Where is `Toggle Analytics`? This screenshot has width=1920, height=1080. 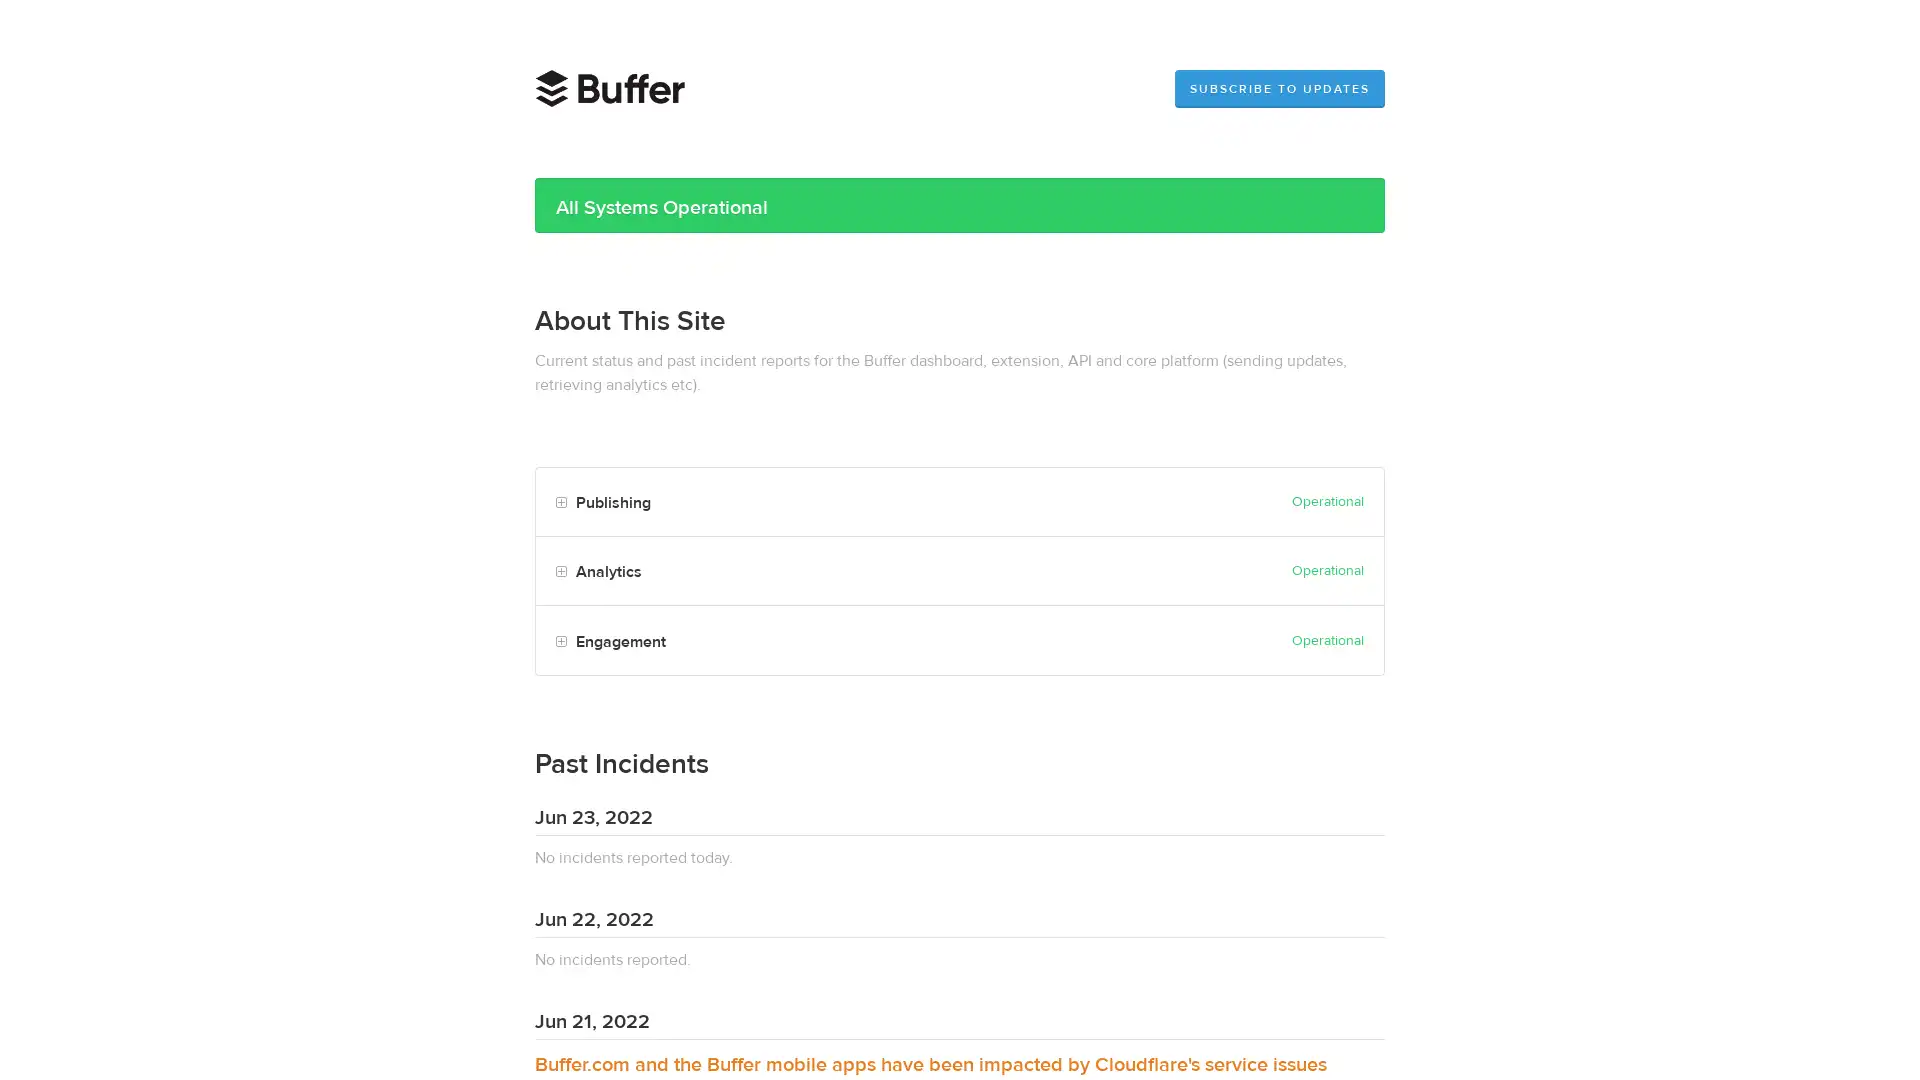
Toggle Analytics is located at coordinates (560, 572).